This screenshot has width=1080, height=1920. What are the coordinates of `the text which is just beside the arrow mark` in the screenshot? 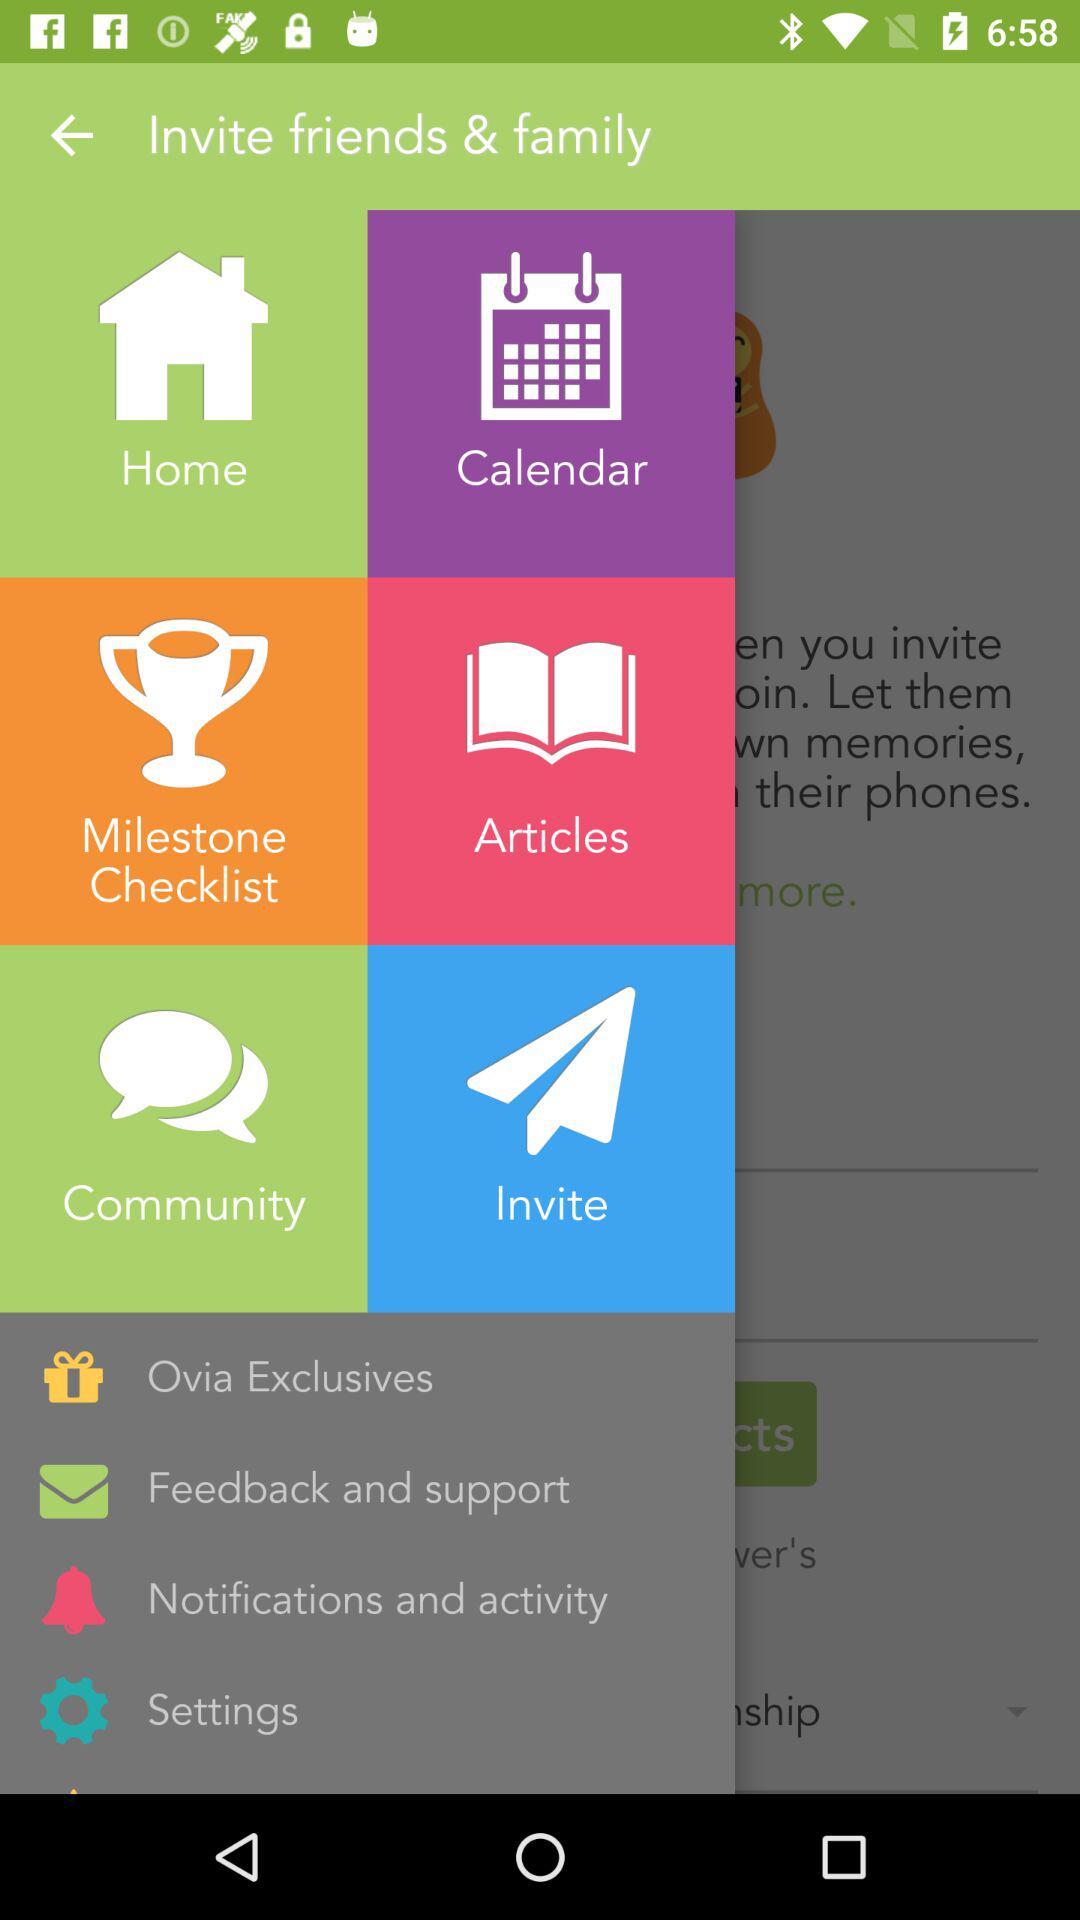 It's located at (612, 135).